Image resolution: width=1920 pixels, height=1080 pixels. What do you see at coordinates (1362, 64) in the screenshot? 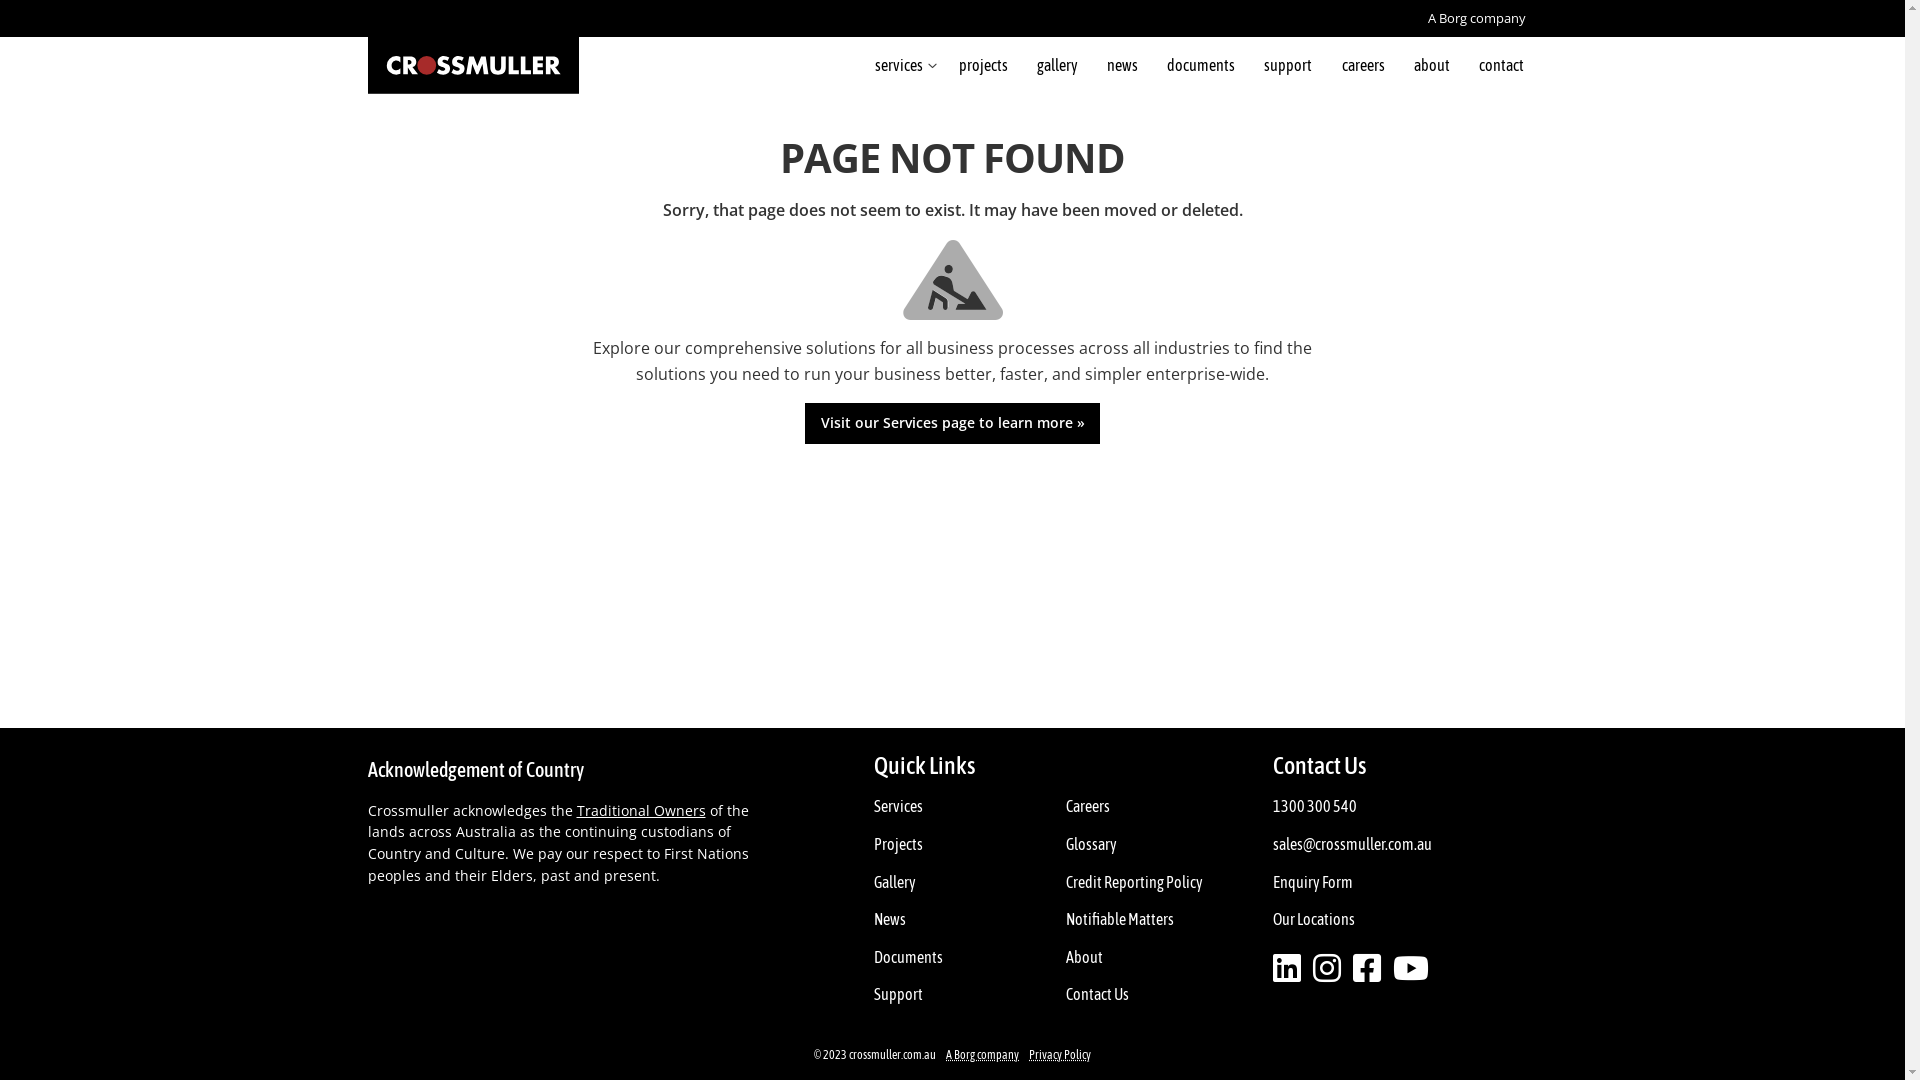
I see `'careers'` at bounding box center [1362, 64].